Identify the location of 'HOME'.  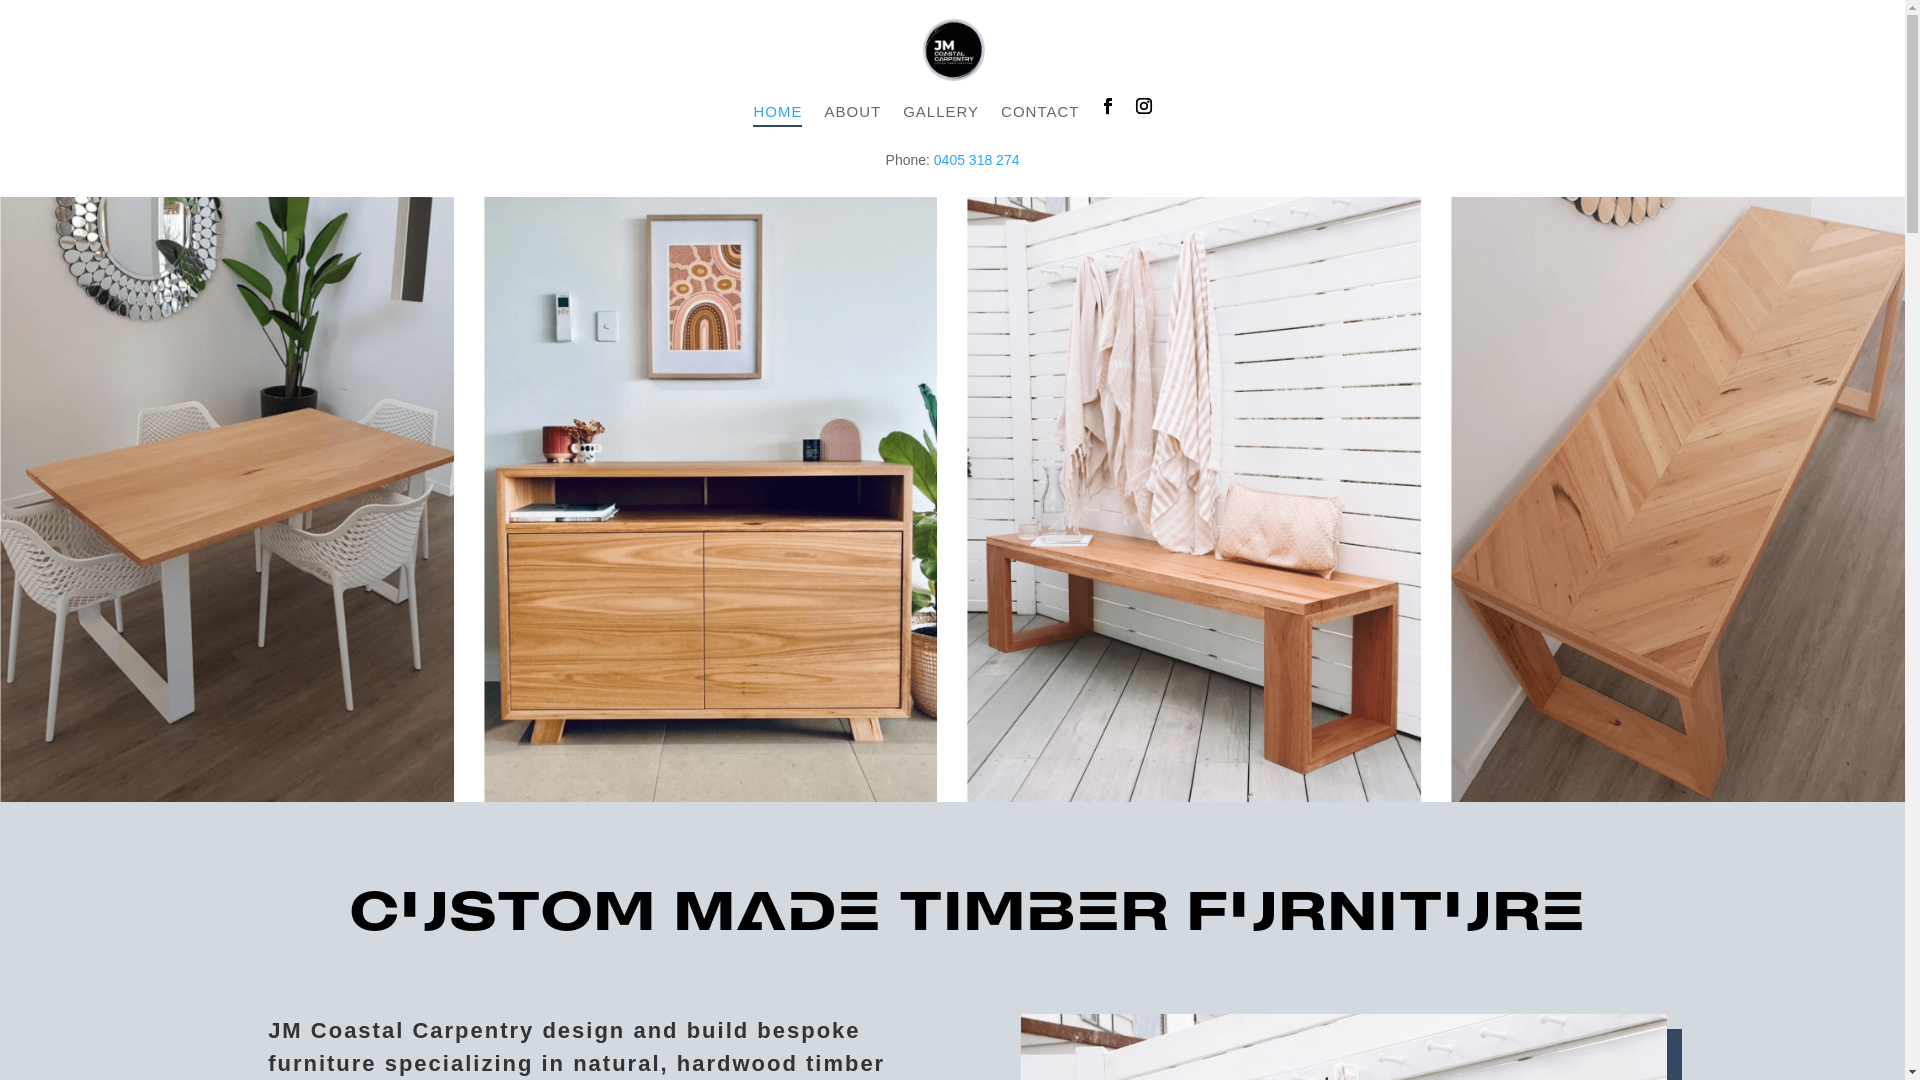
(776, 127).